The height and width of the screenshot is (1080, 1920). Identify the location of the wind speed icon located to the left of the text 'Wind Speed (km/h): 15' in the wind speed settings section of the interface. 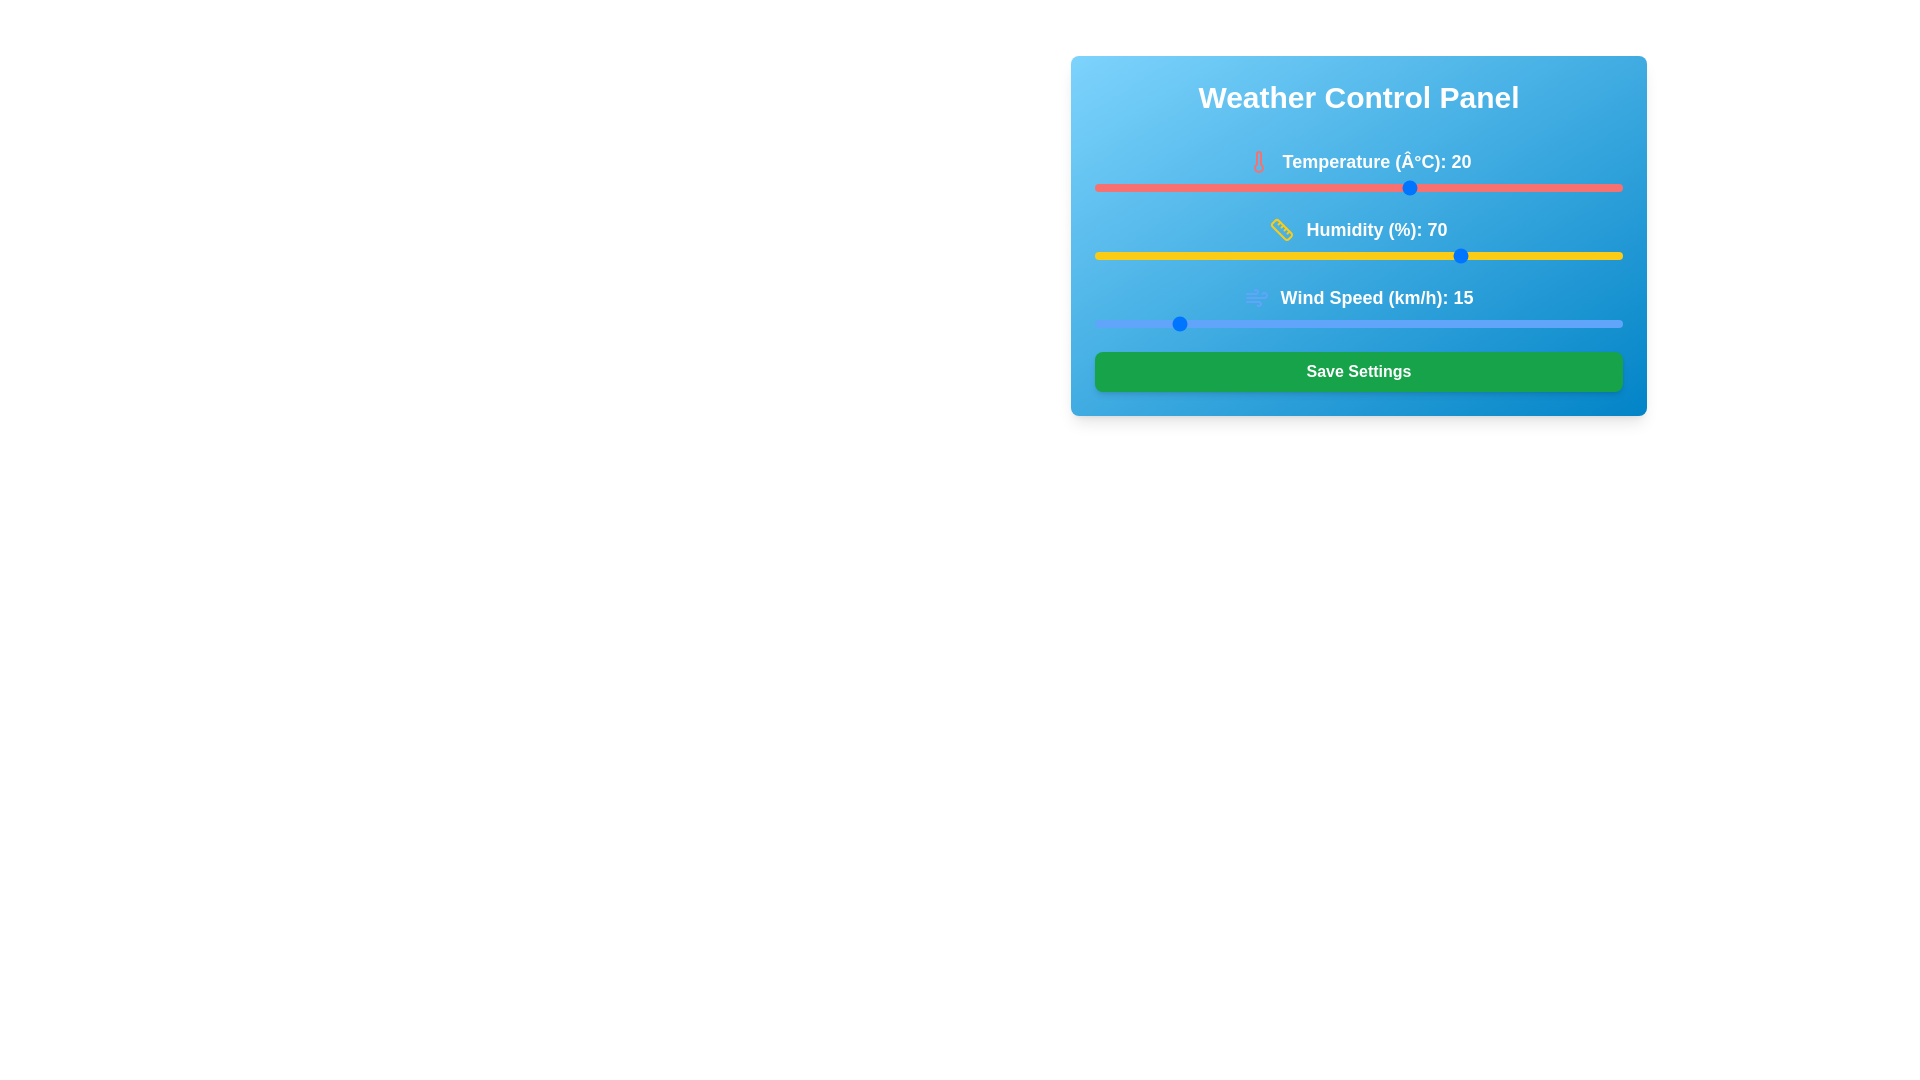
(1255, 297).